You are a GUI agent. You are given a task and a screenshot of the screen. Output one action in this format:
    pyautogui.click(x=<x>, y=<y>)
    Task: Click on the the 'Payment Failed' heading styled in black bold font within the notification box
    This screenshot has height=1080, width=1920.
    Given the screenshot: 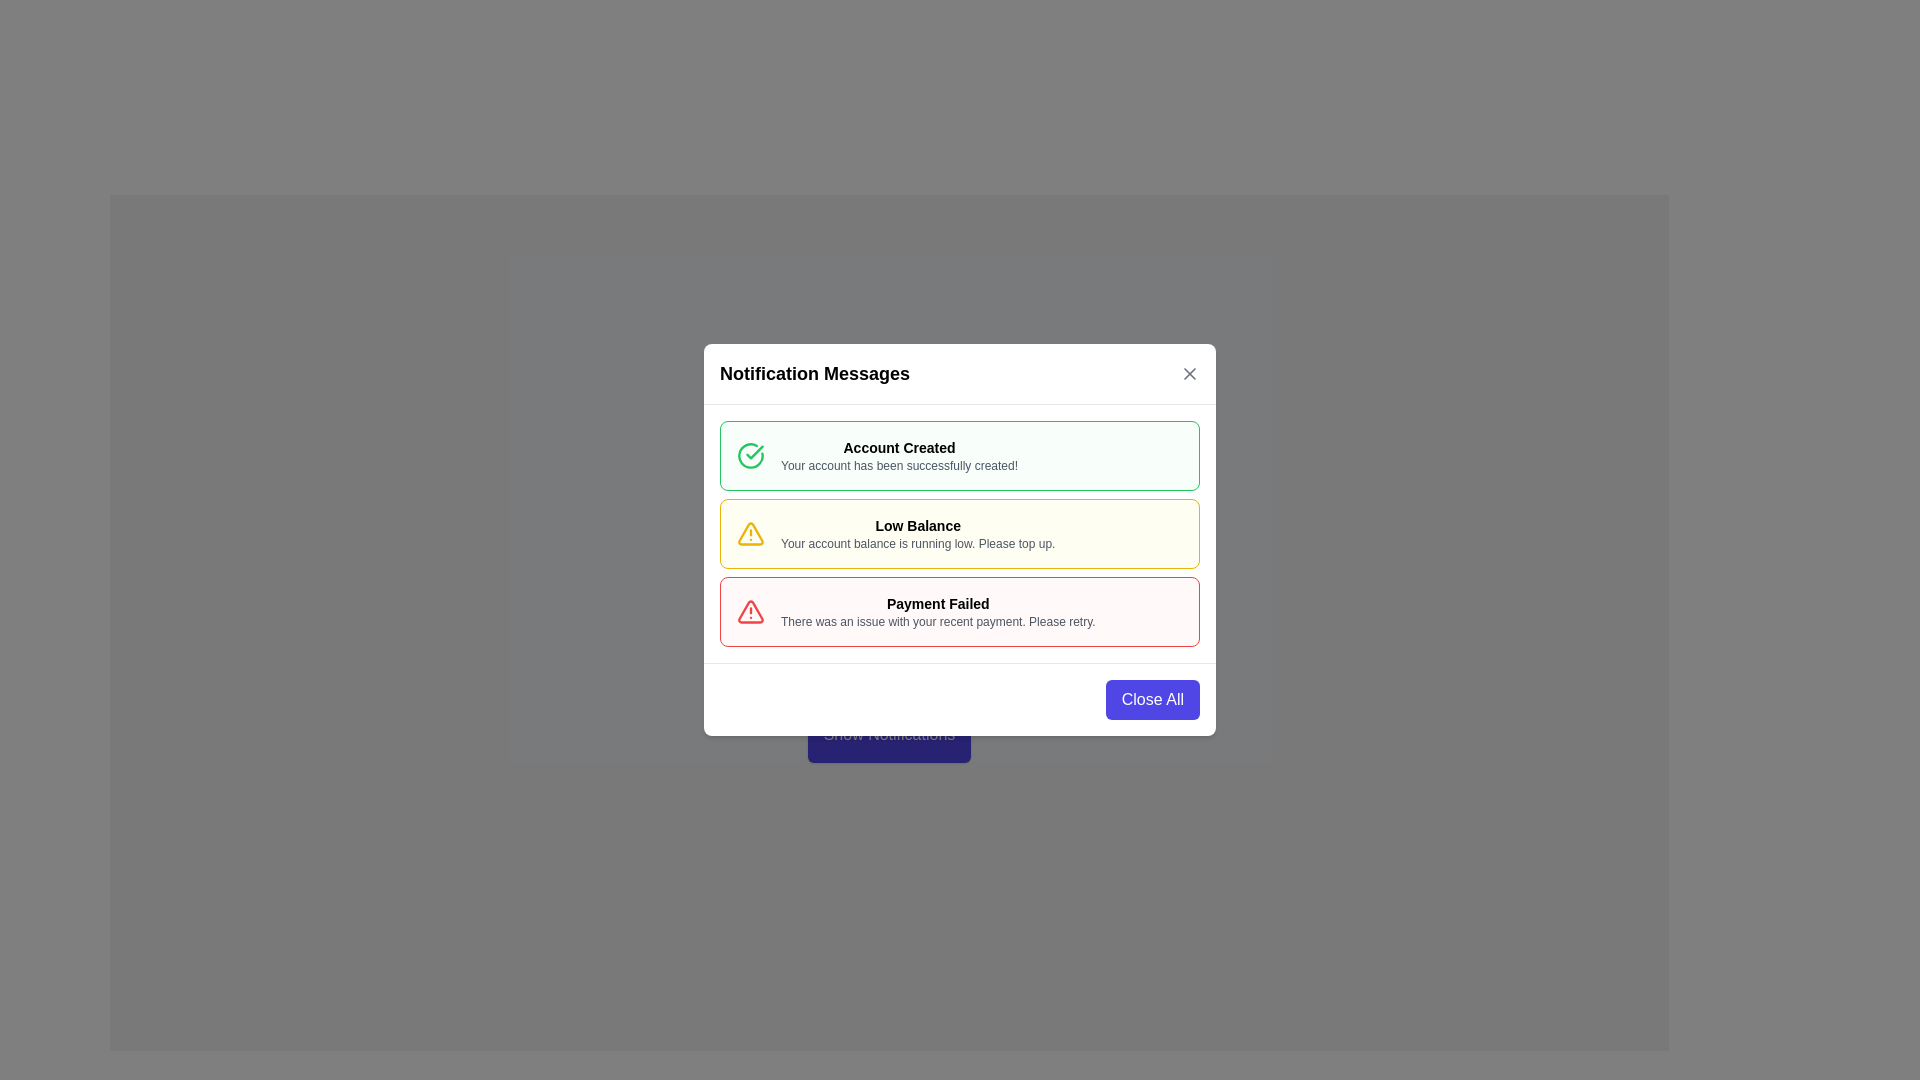 What is the action you would take?
    pyautogui.click(x=937, y=603)
    